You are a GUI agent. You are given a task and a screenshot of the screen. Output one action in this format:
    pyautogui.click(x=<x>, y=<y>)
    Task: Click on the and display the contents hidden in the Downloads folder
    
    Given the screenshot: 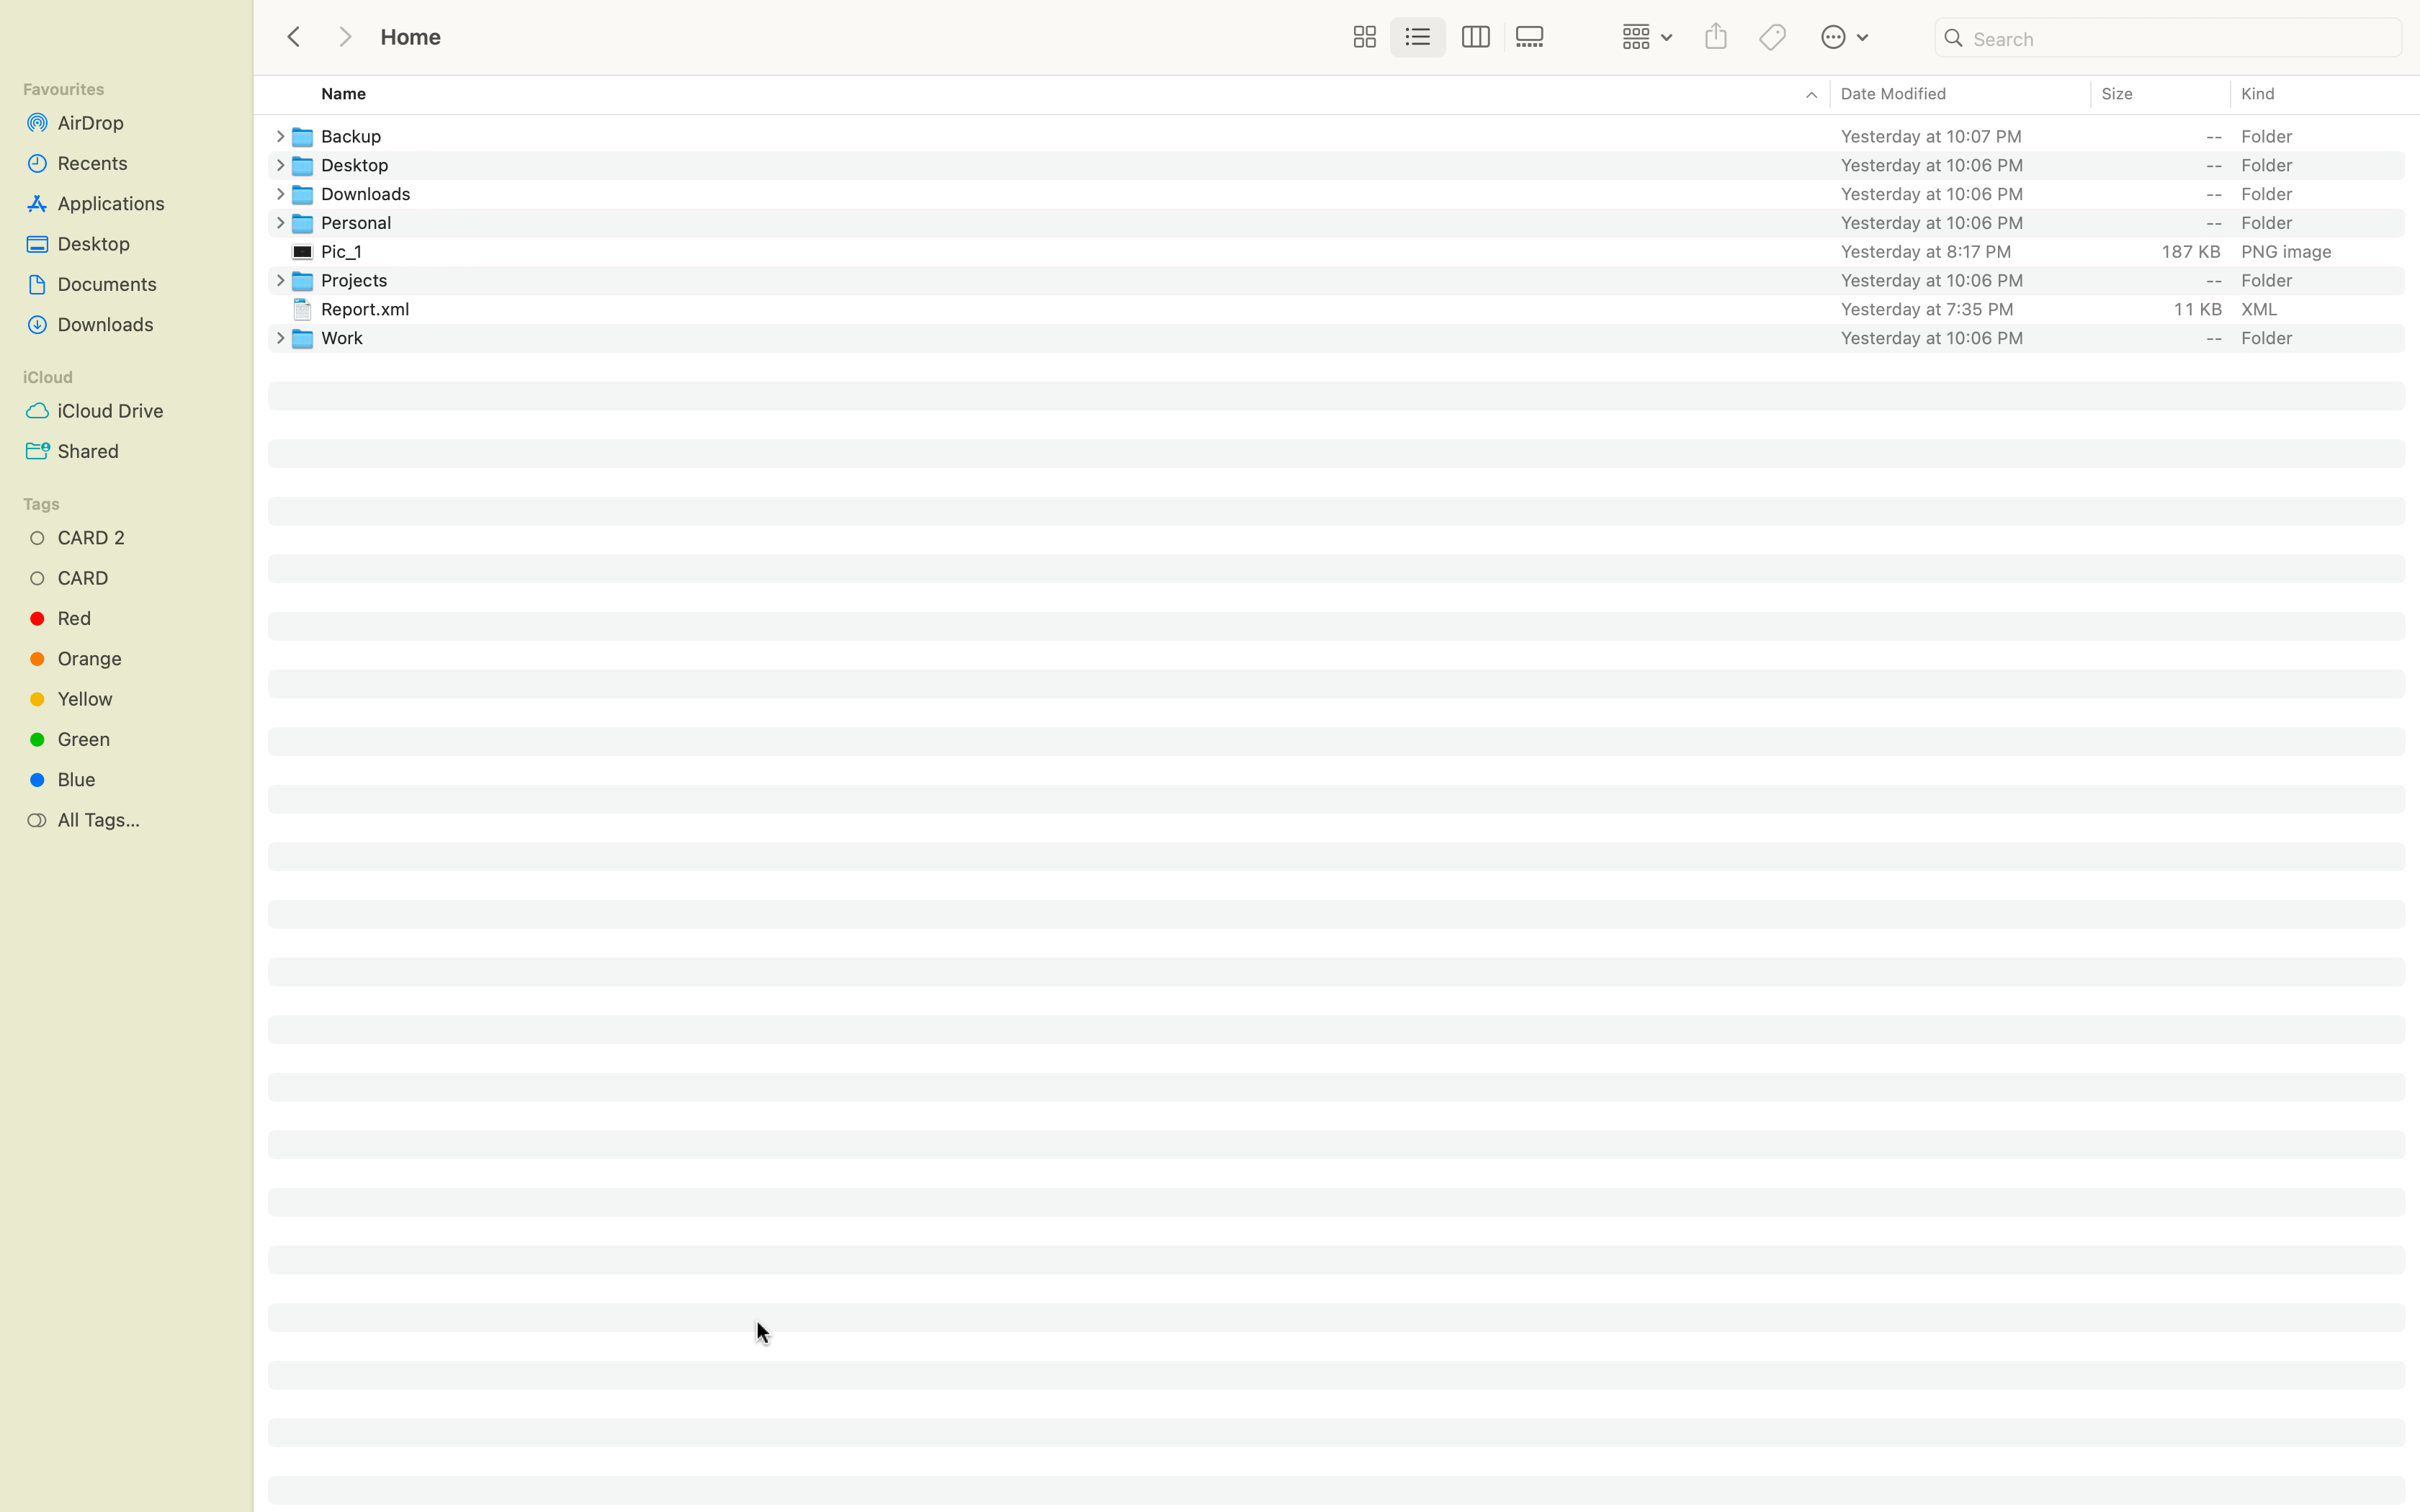 What is the action you would take?
    pyautogui.click(x=275, y=194)
    